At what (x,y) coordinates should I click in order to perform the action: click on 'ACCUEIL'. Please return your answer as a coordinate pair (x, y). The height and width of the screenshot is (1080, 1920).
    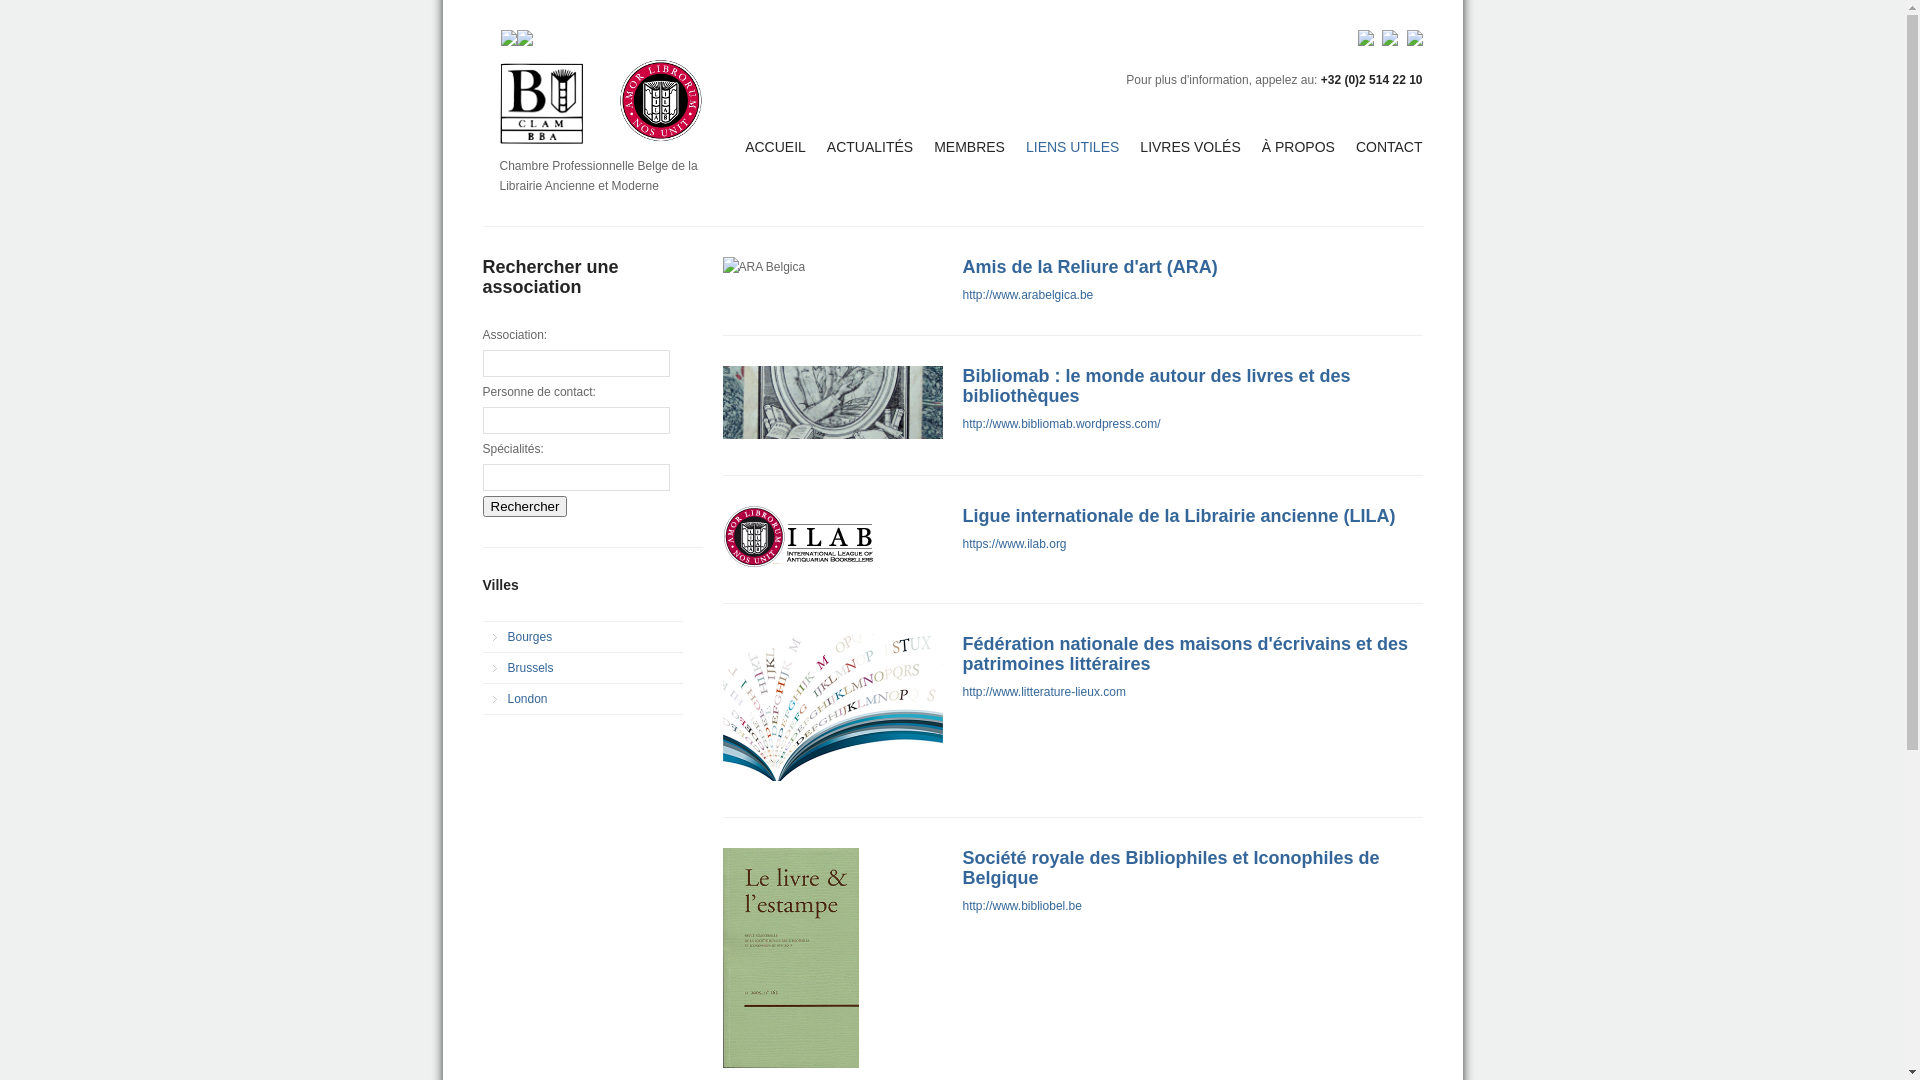
    Looking at the image, I should click on (785, 145).